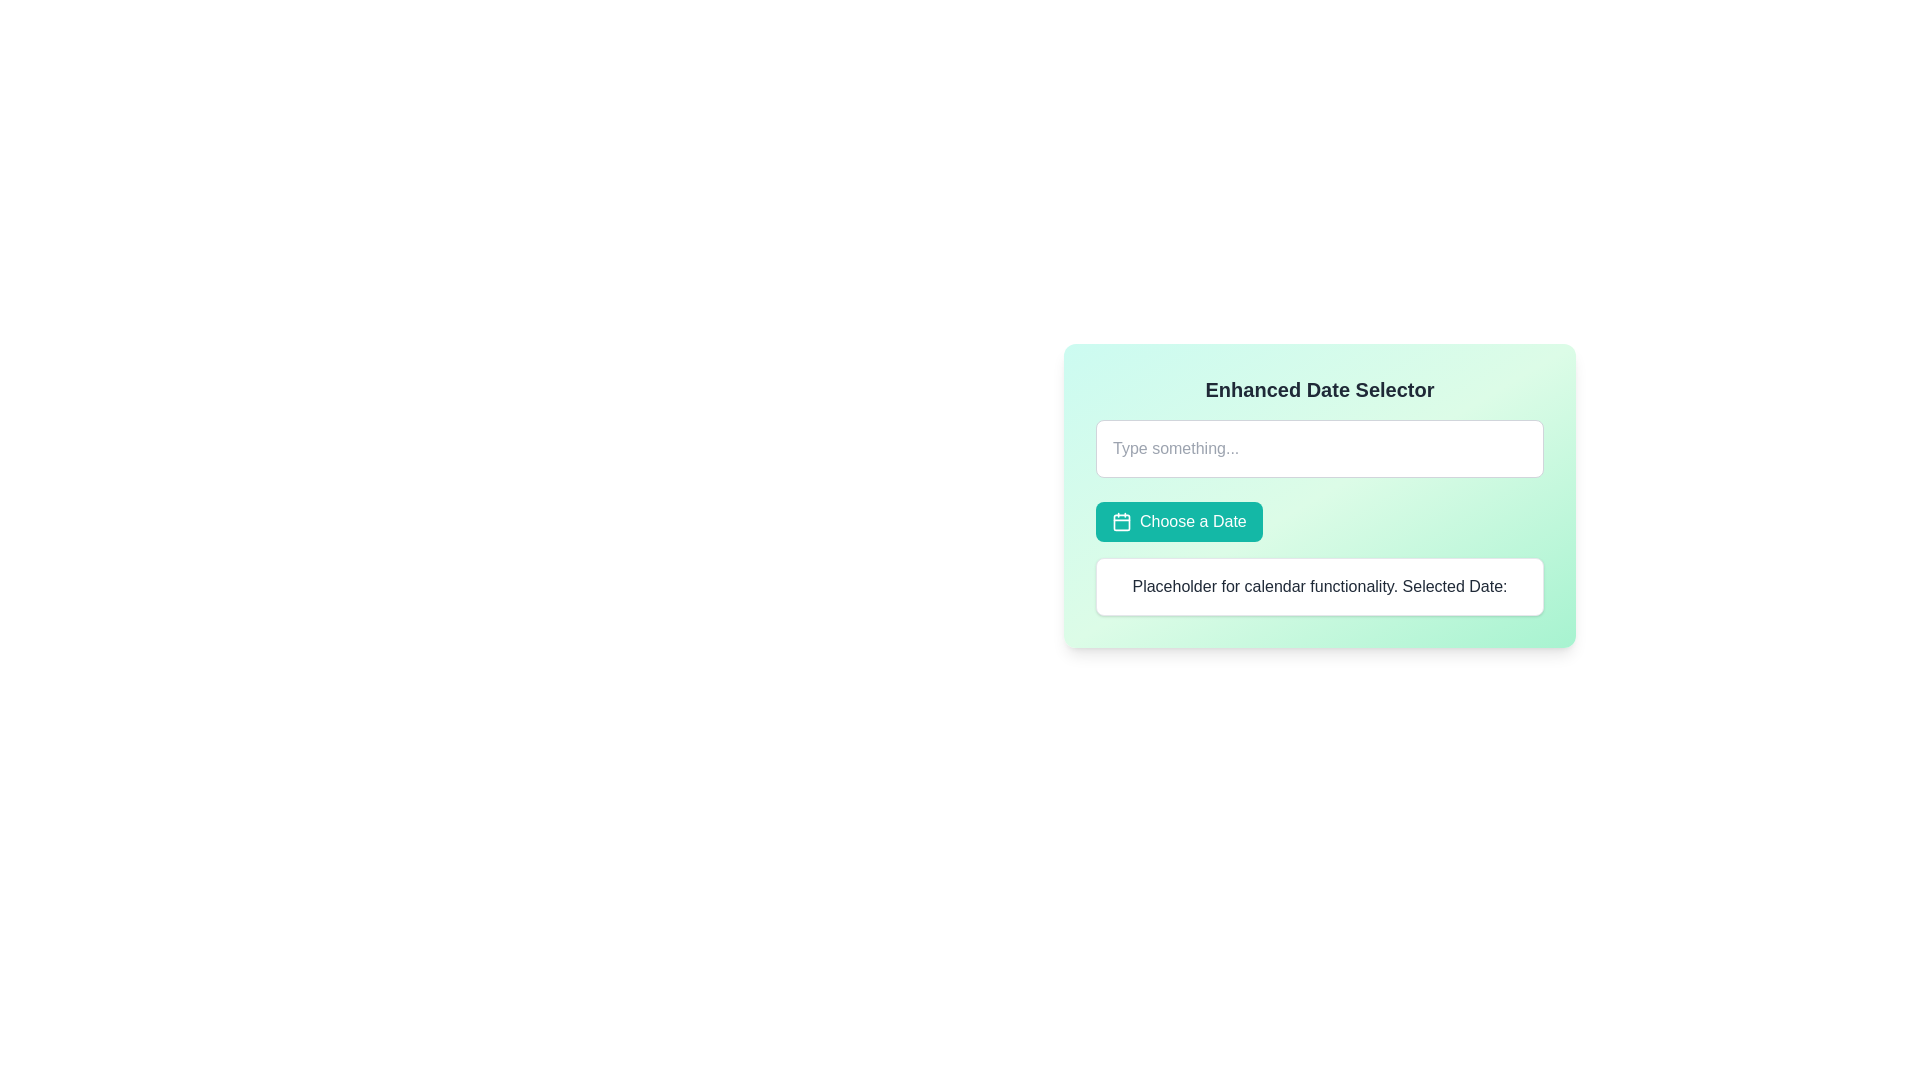 The width and height of the screenshot is (1920, 1080). What do you see at coordinates (1179, 520) in the screenshot?
I see `the 'Choose a Date' button with a teal background and white text to interact` at bounding box center [1179, 520].